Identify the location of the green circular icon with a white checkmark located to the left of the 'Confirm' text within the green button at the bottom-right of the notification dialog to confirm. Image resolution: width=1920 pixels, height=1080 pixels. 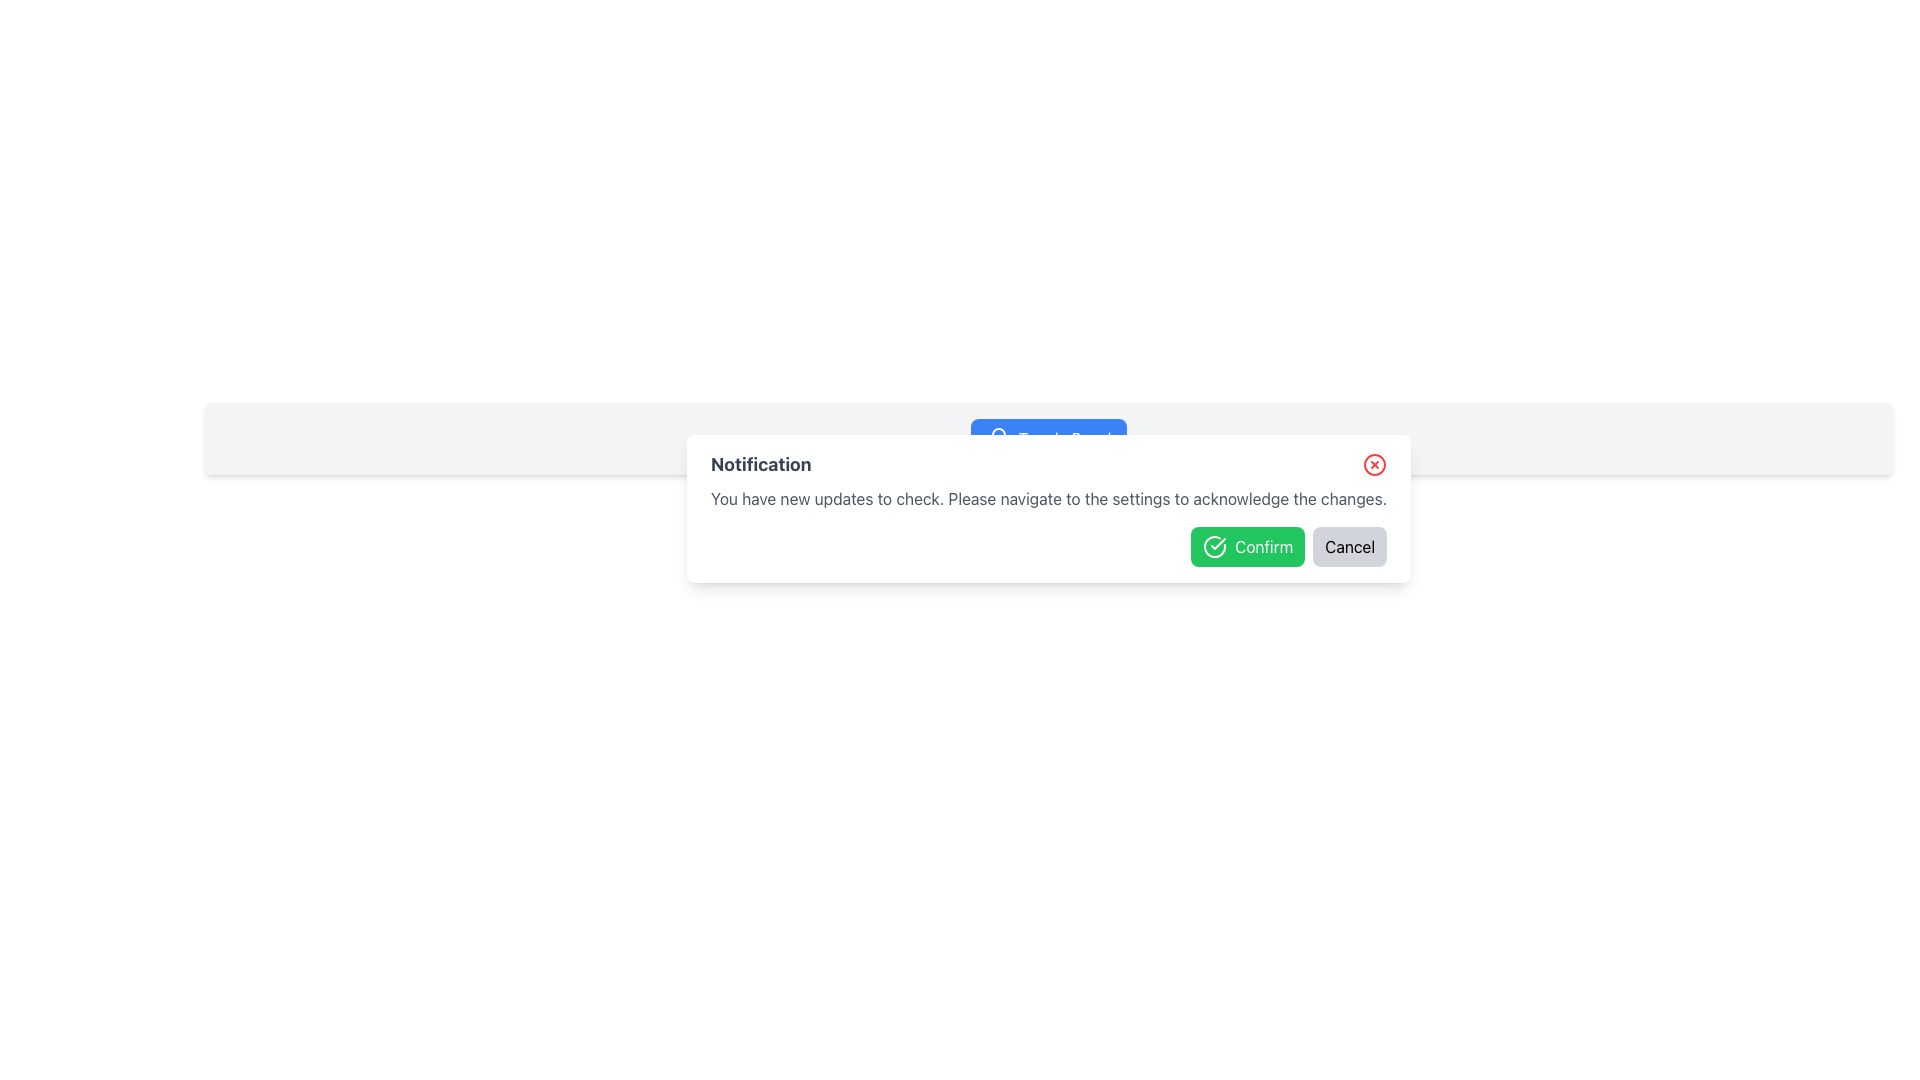
(1214, 547).